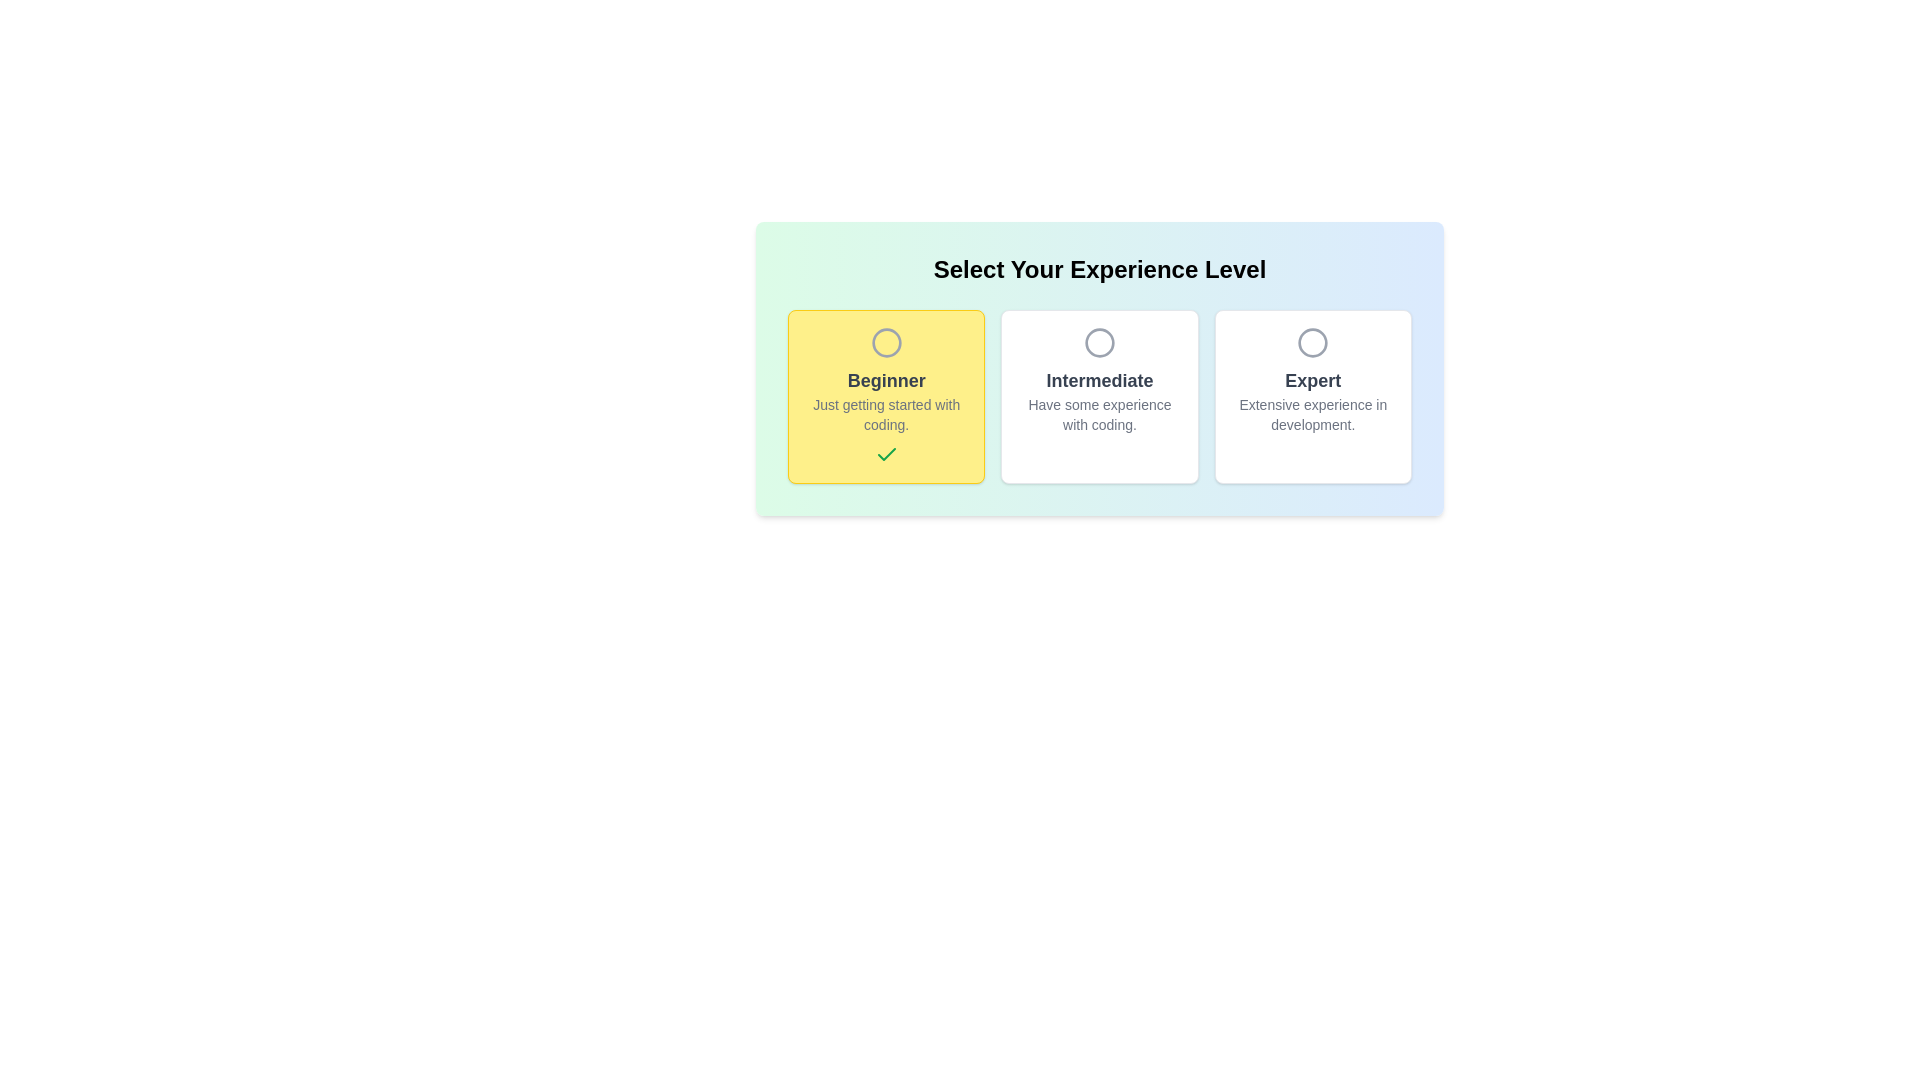 This screenshot has width=1920, height=1080. Describe the element at coordinates (885, 342) in the screenshot. I see `the circular icon representing the initial state of the 'Beginner' selection located in the top-left corner of the 'Beginner' panel` at that location.